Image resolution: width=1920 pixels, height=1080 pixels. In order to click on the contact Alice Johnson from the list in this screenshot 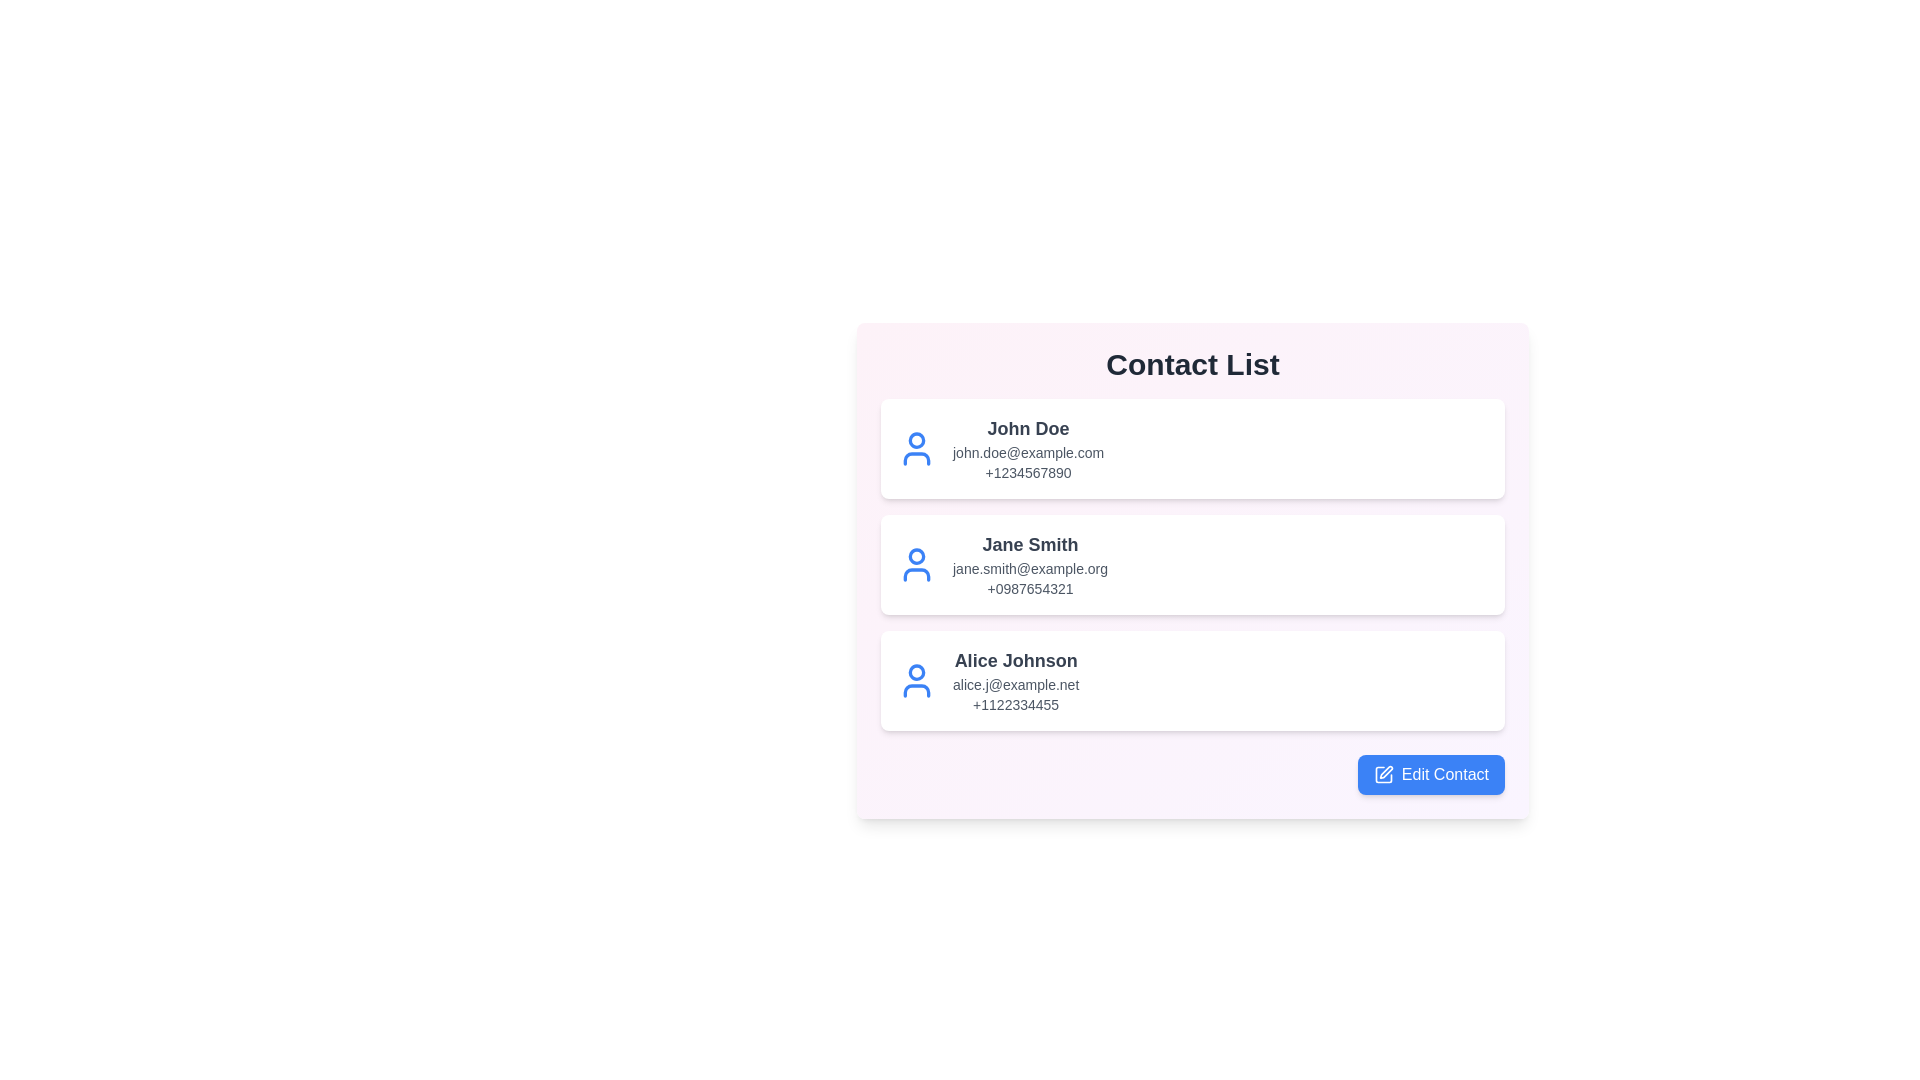, I will do `click(1193, 680)`.